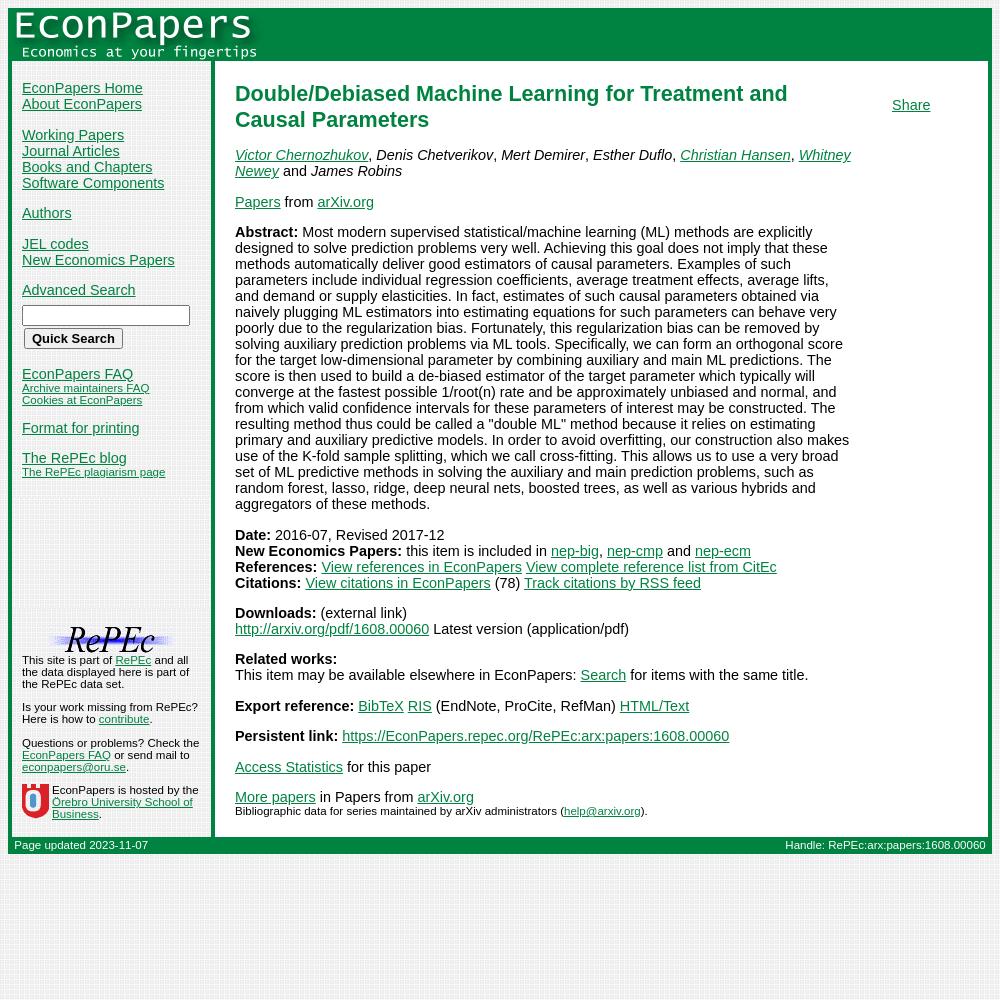 This screenshot has width=1000, height=1000. I want to click on 'Authors', so click(22, 212).